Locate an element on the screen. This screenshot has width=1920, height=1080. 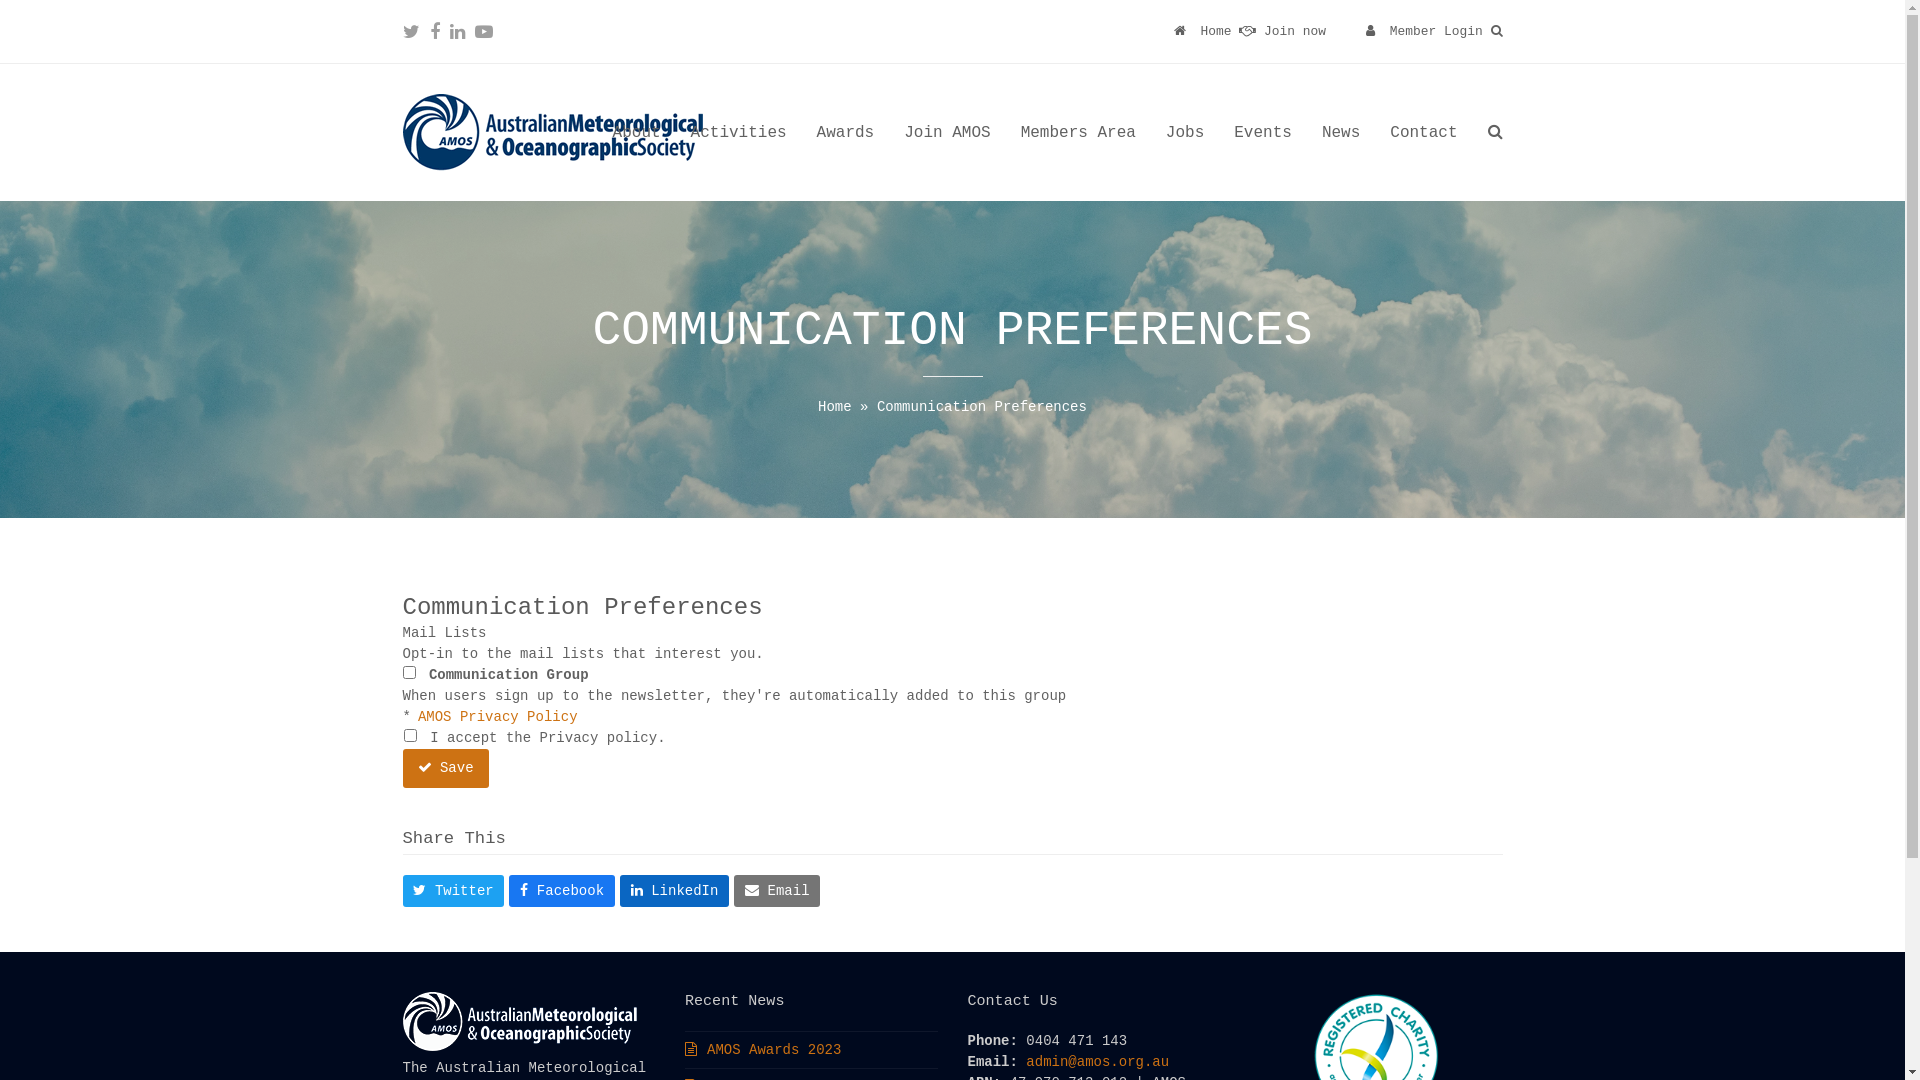
'Facebook' is located at coordinates (560, 890).